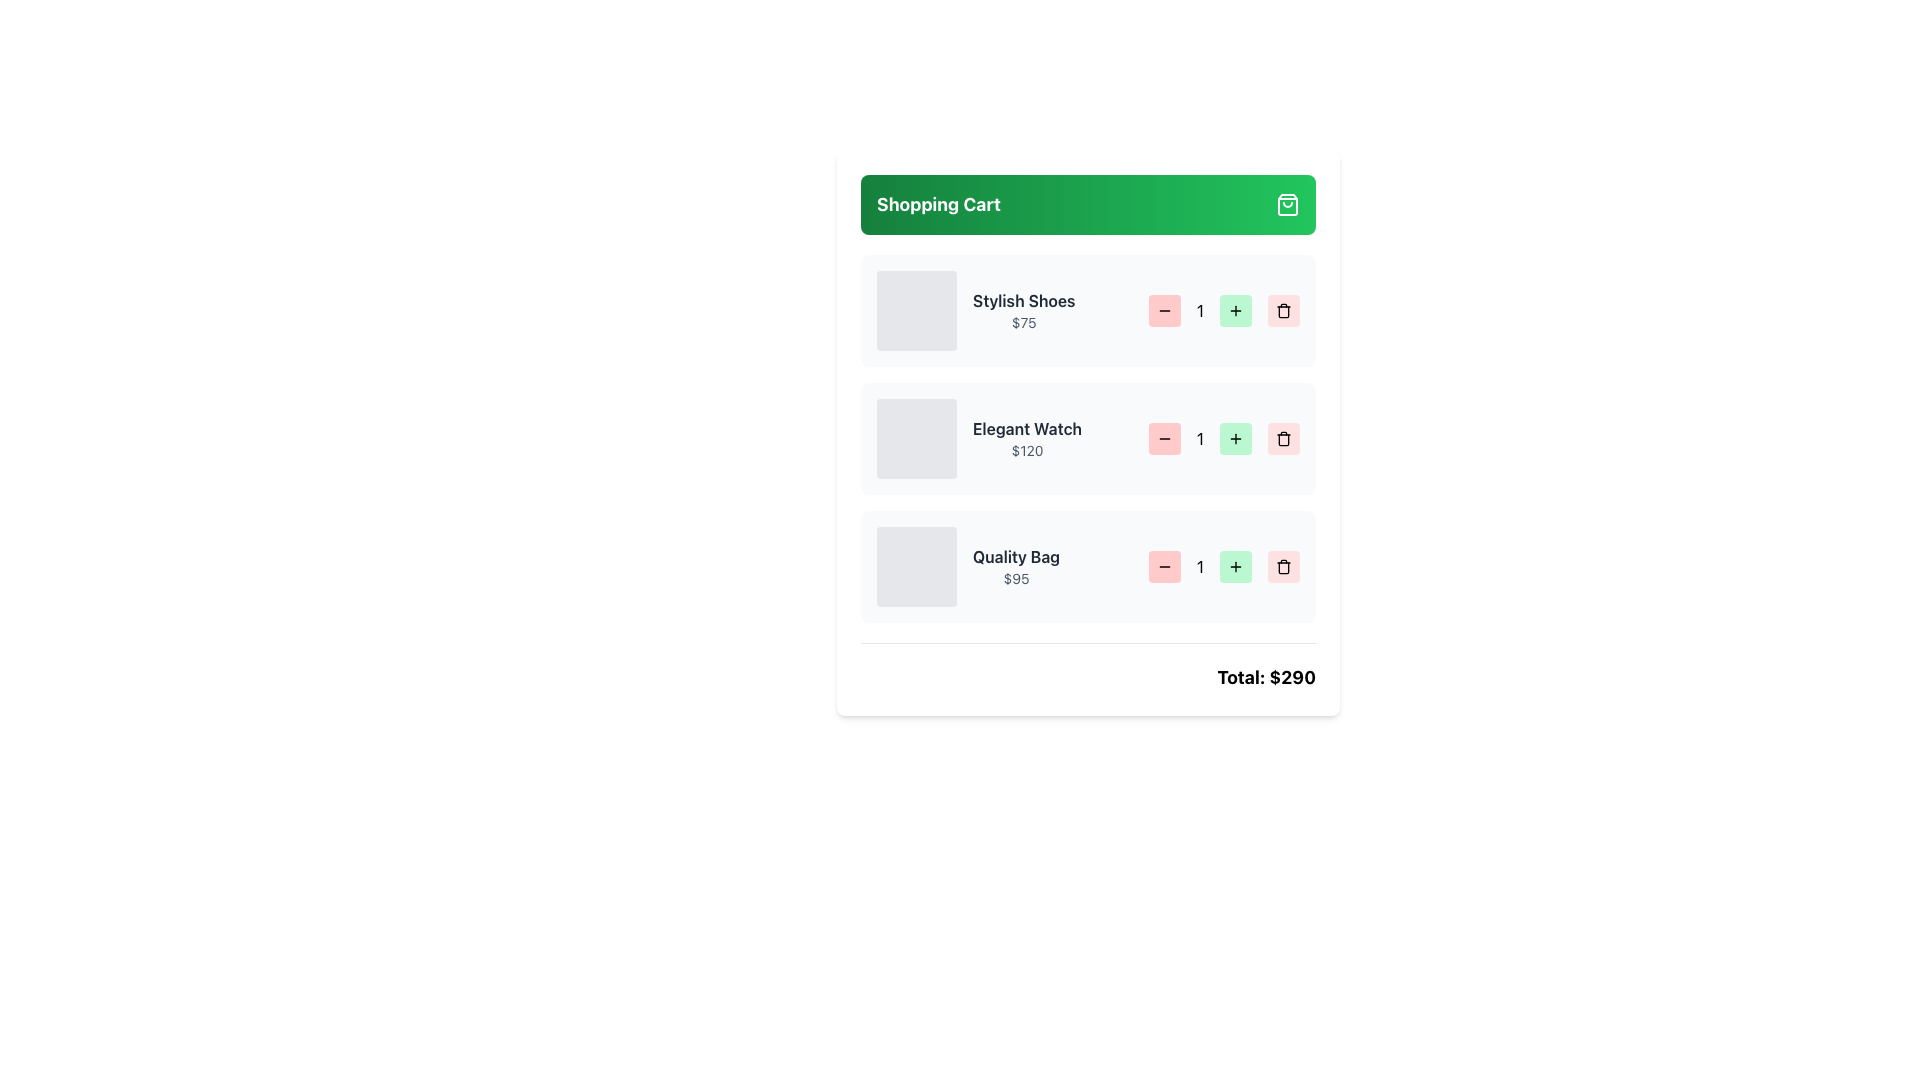  I want to click on the increment button for the 'Stylish Shoes' item in the shopping cart, so click(1235, 311).